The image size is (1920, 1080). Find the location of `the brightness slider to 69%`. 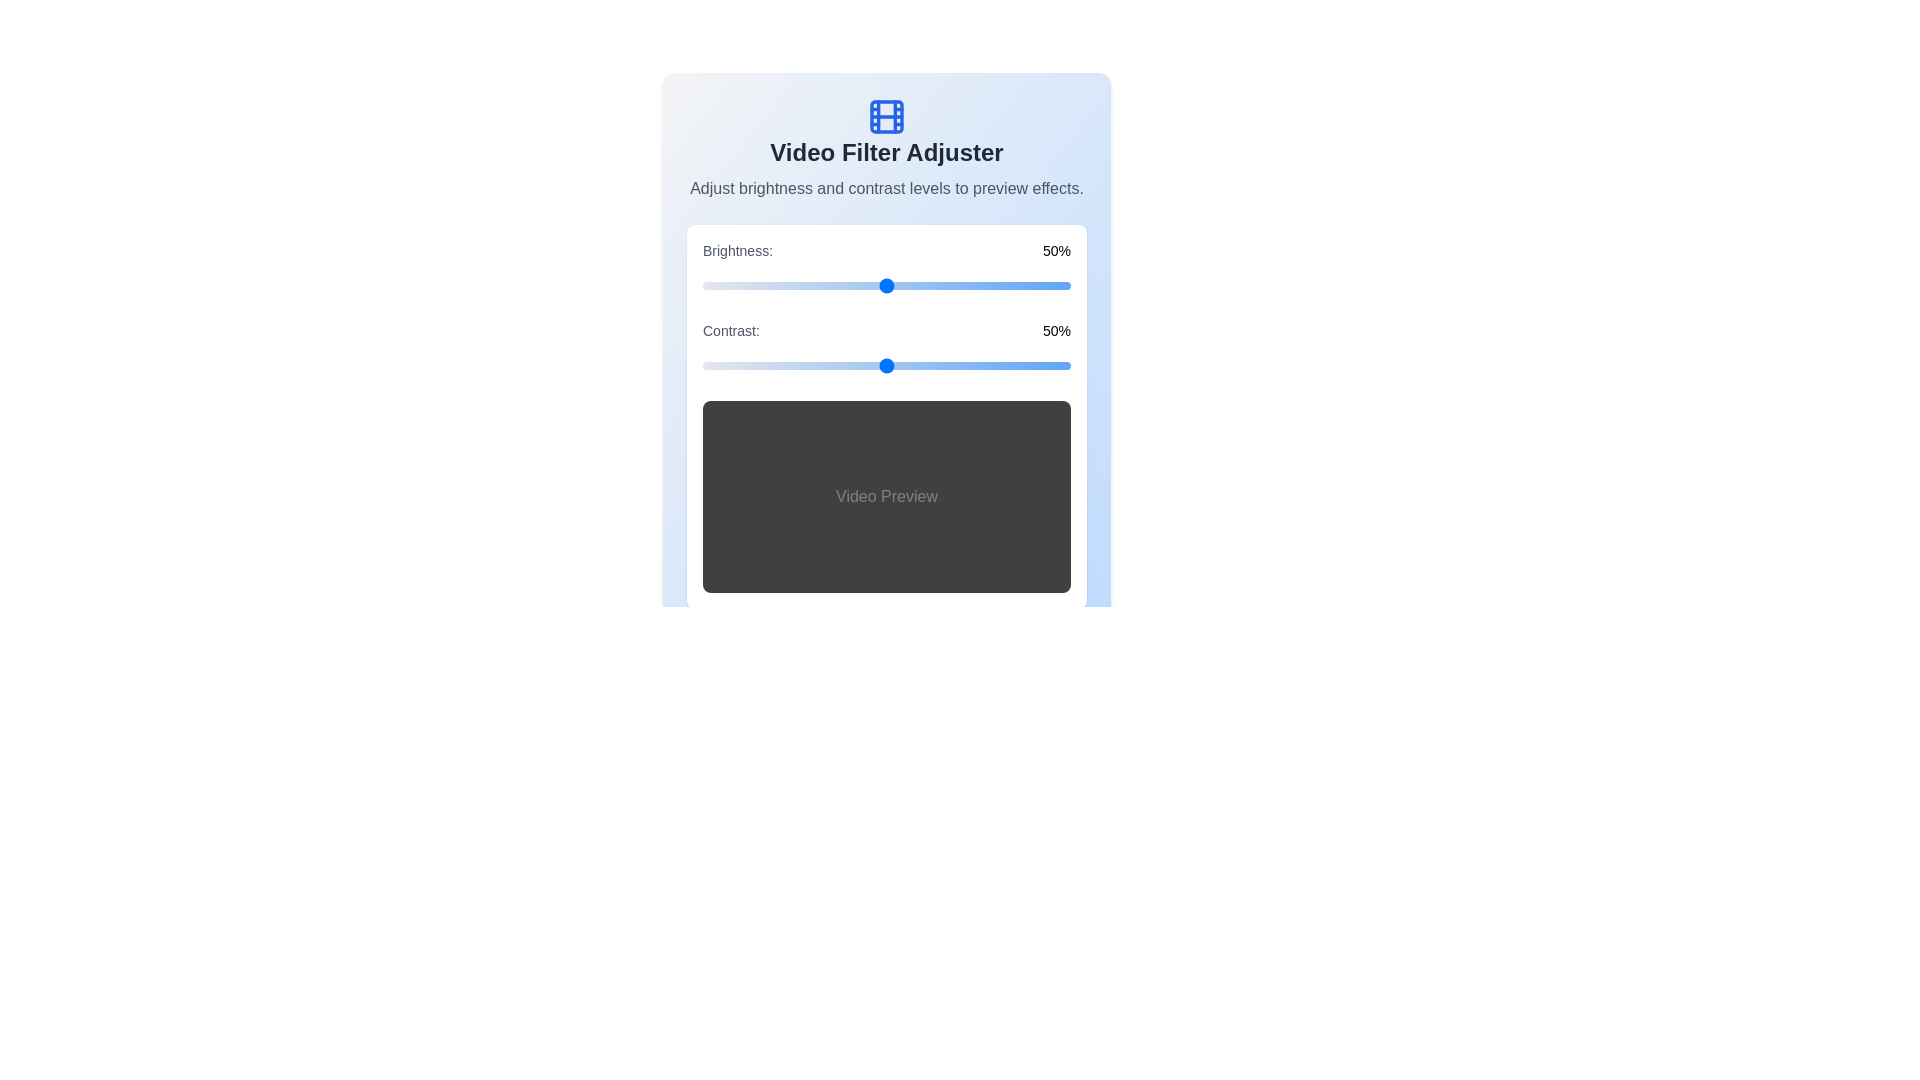

the brightness slider to 69% is located at coordinates (955, 285).